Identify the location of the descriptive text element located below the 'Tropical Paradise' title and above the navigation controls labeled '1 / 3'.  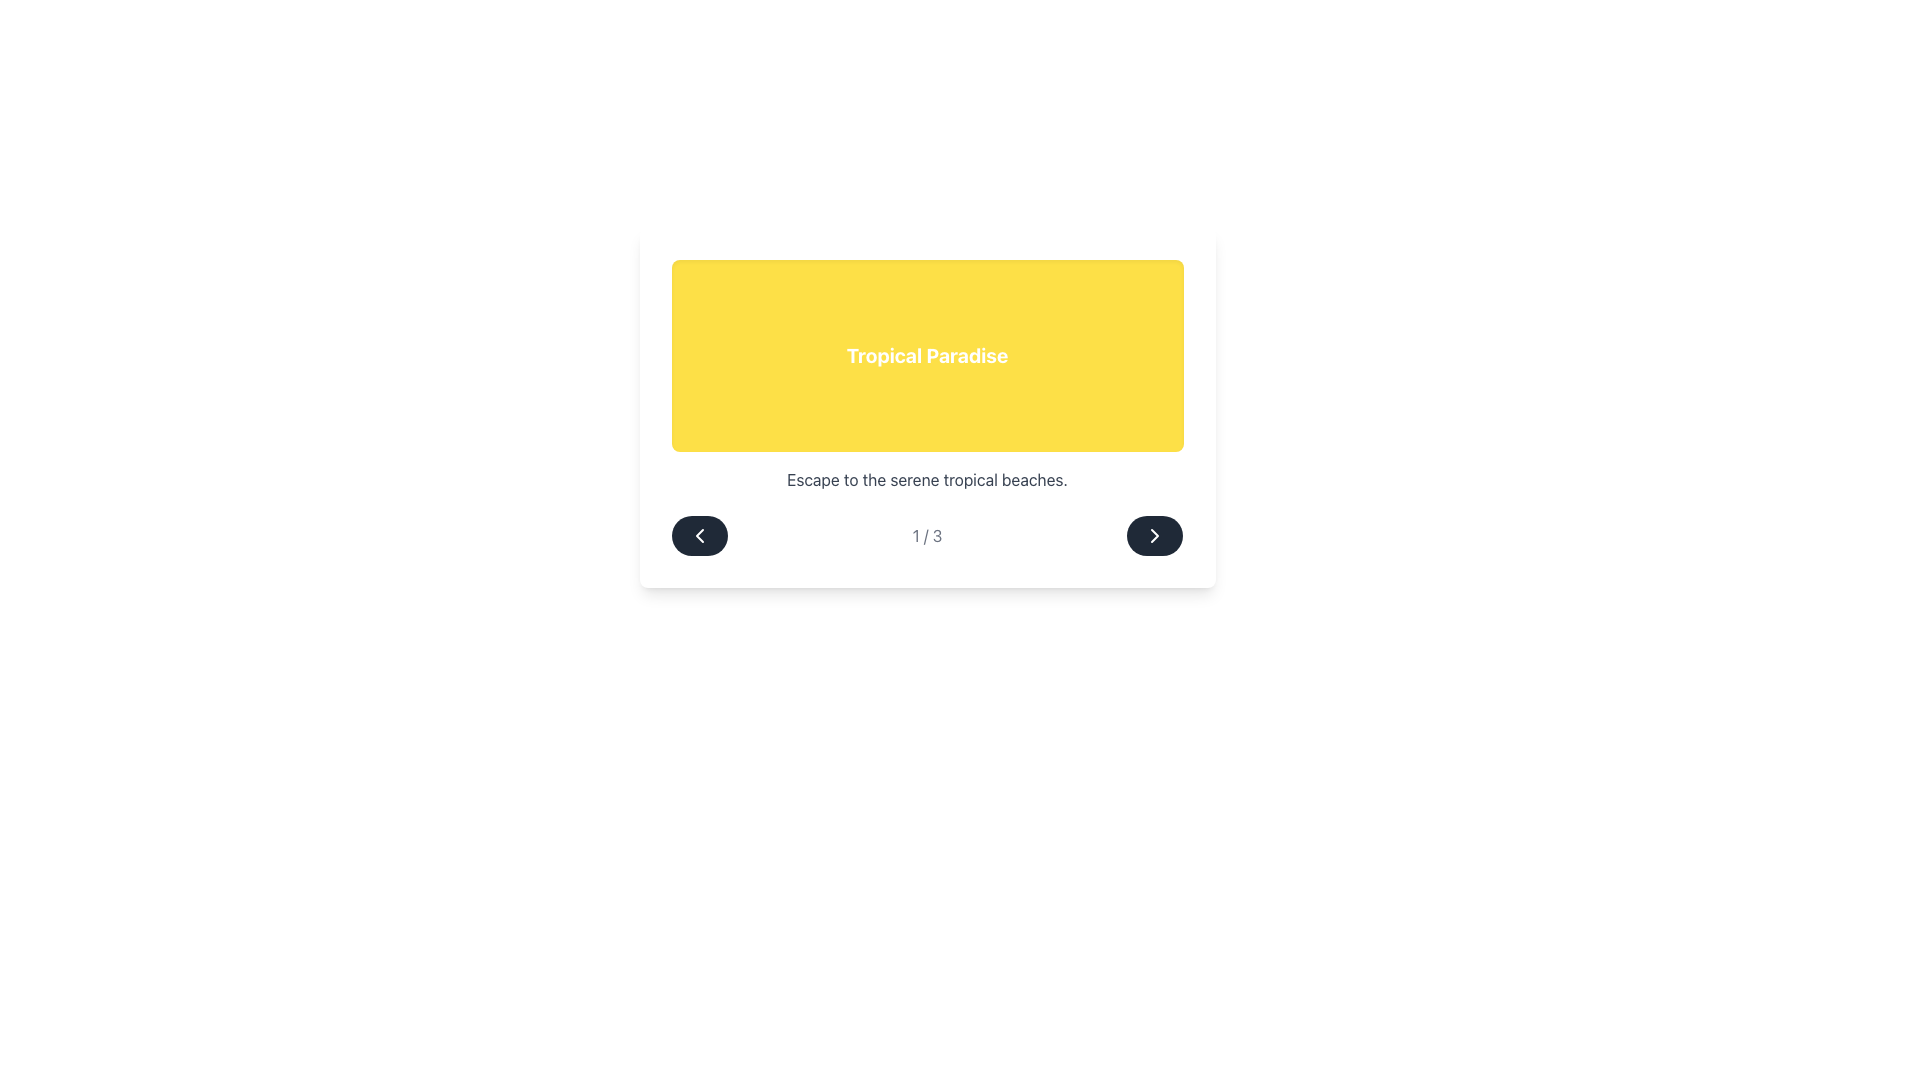
(926, 479).